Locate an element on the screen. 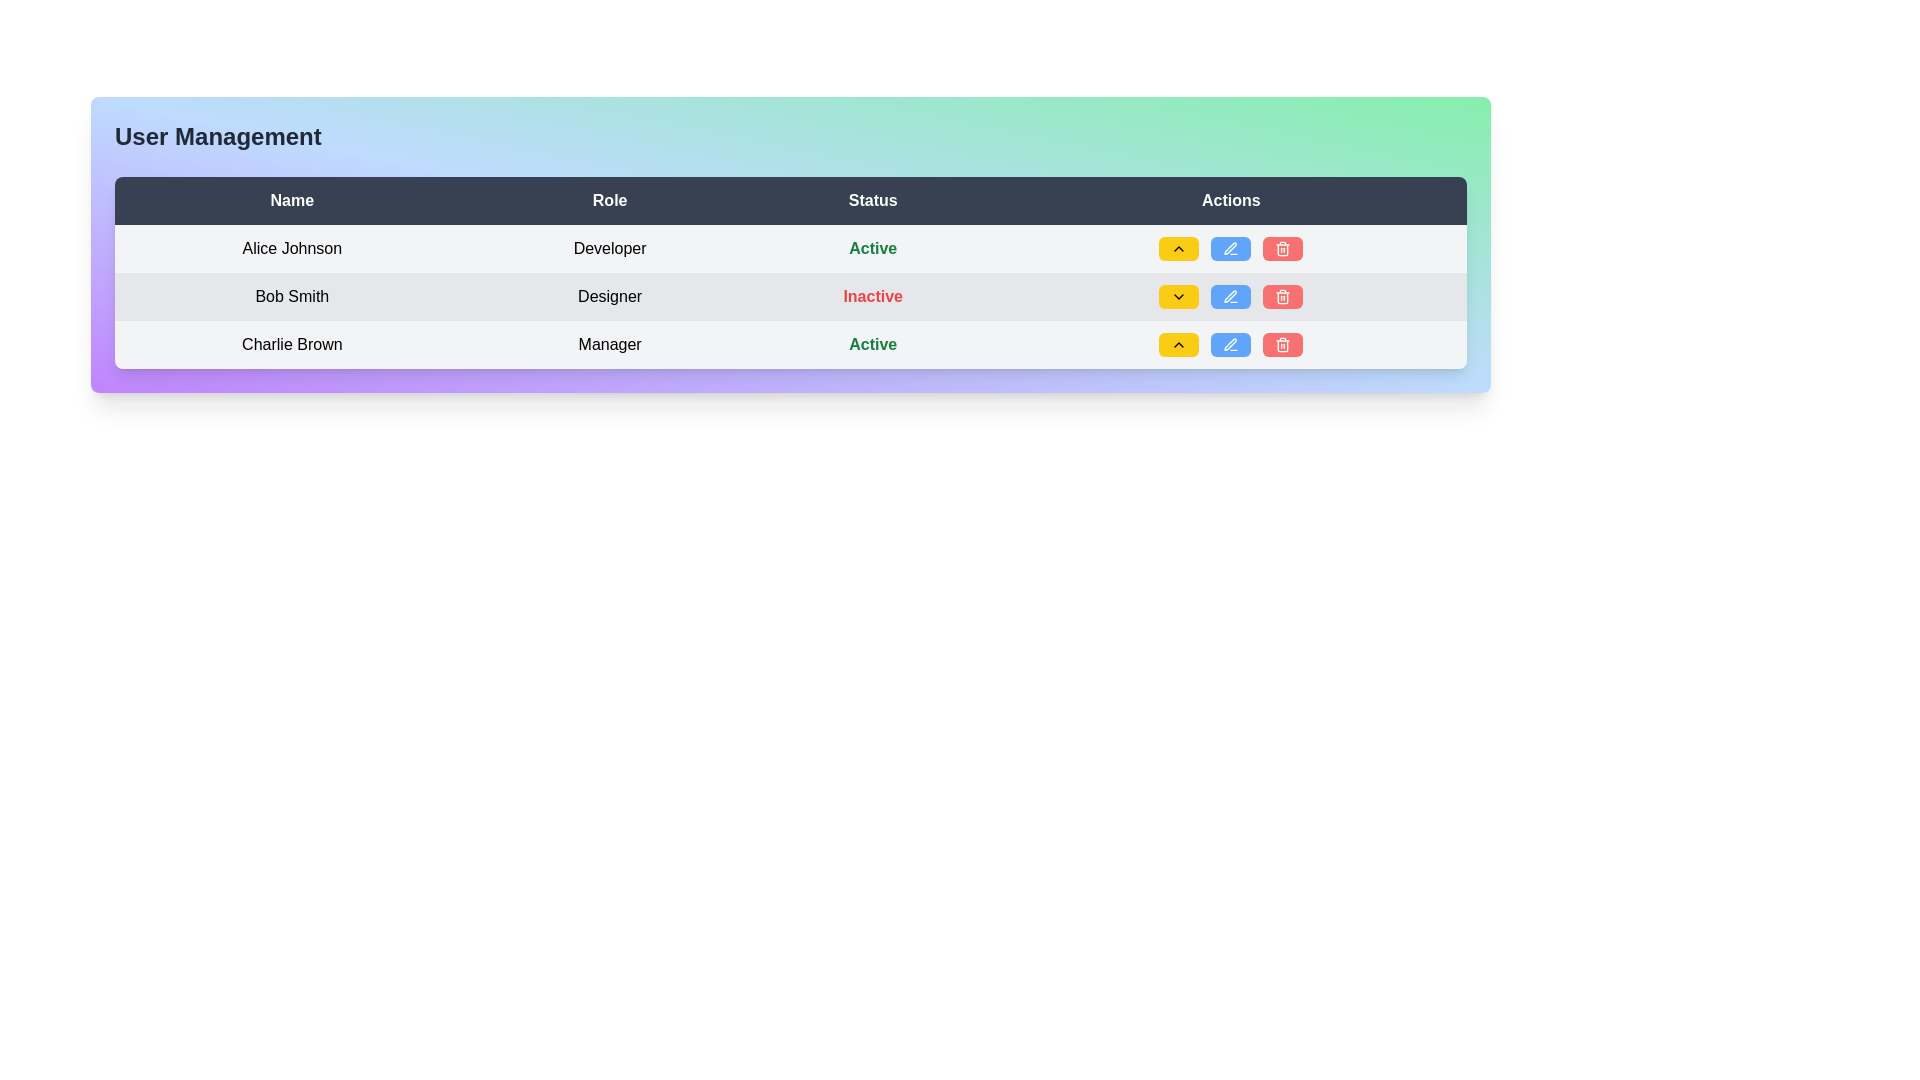 The height and width of the screenshot is (1080, 1920). the status text label indicating the status of the 'Developer' entity in the first row of the table is located at coordinates (873, 247).